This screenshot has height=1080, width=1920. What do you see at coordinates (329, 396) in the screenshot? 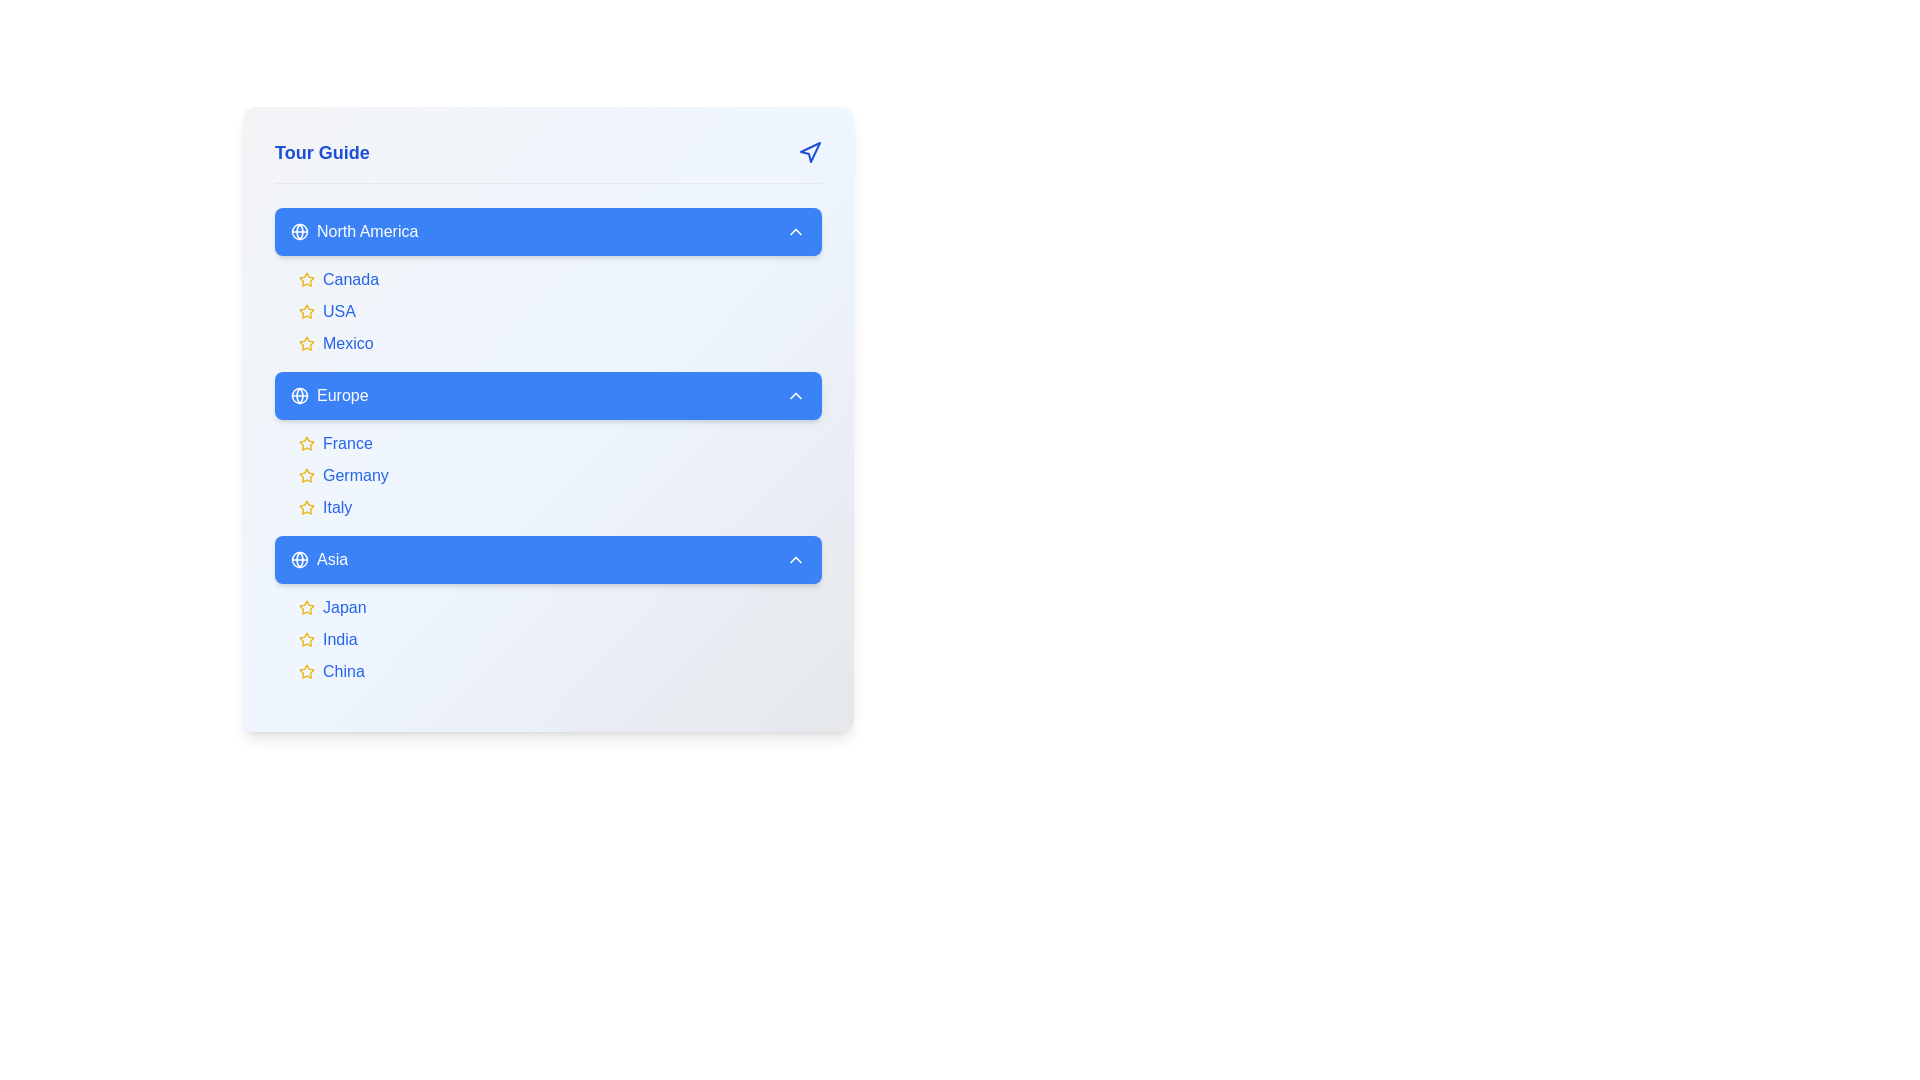
I see `the 'Europe' text label with a globe icon, which is styled in white against a blue background, located in the navigation menu` at bounding box center [329, 396].